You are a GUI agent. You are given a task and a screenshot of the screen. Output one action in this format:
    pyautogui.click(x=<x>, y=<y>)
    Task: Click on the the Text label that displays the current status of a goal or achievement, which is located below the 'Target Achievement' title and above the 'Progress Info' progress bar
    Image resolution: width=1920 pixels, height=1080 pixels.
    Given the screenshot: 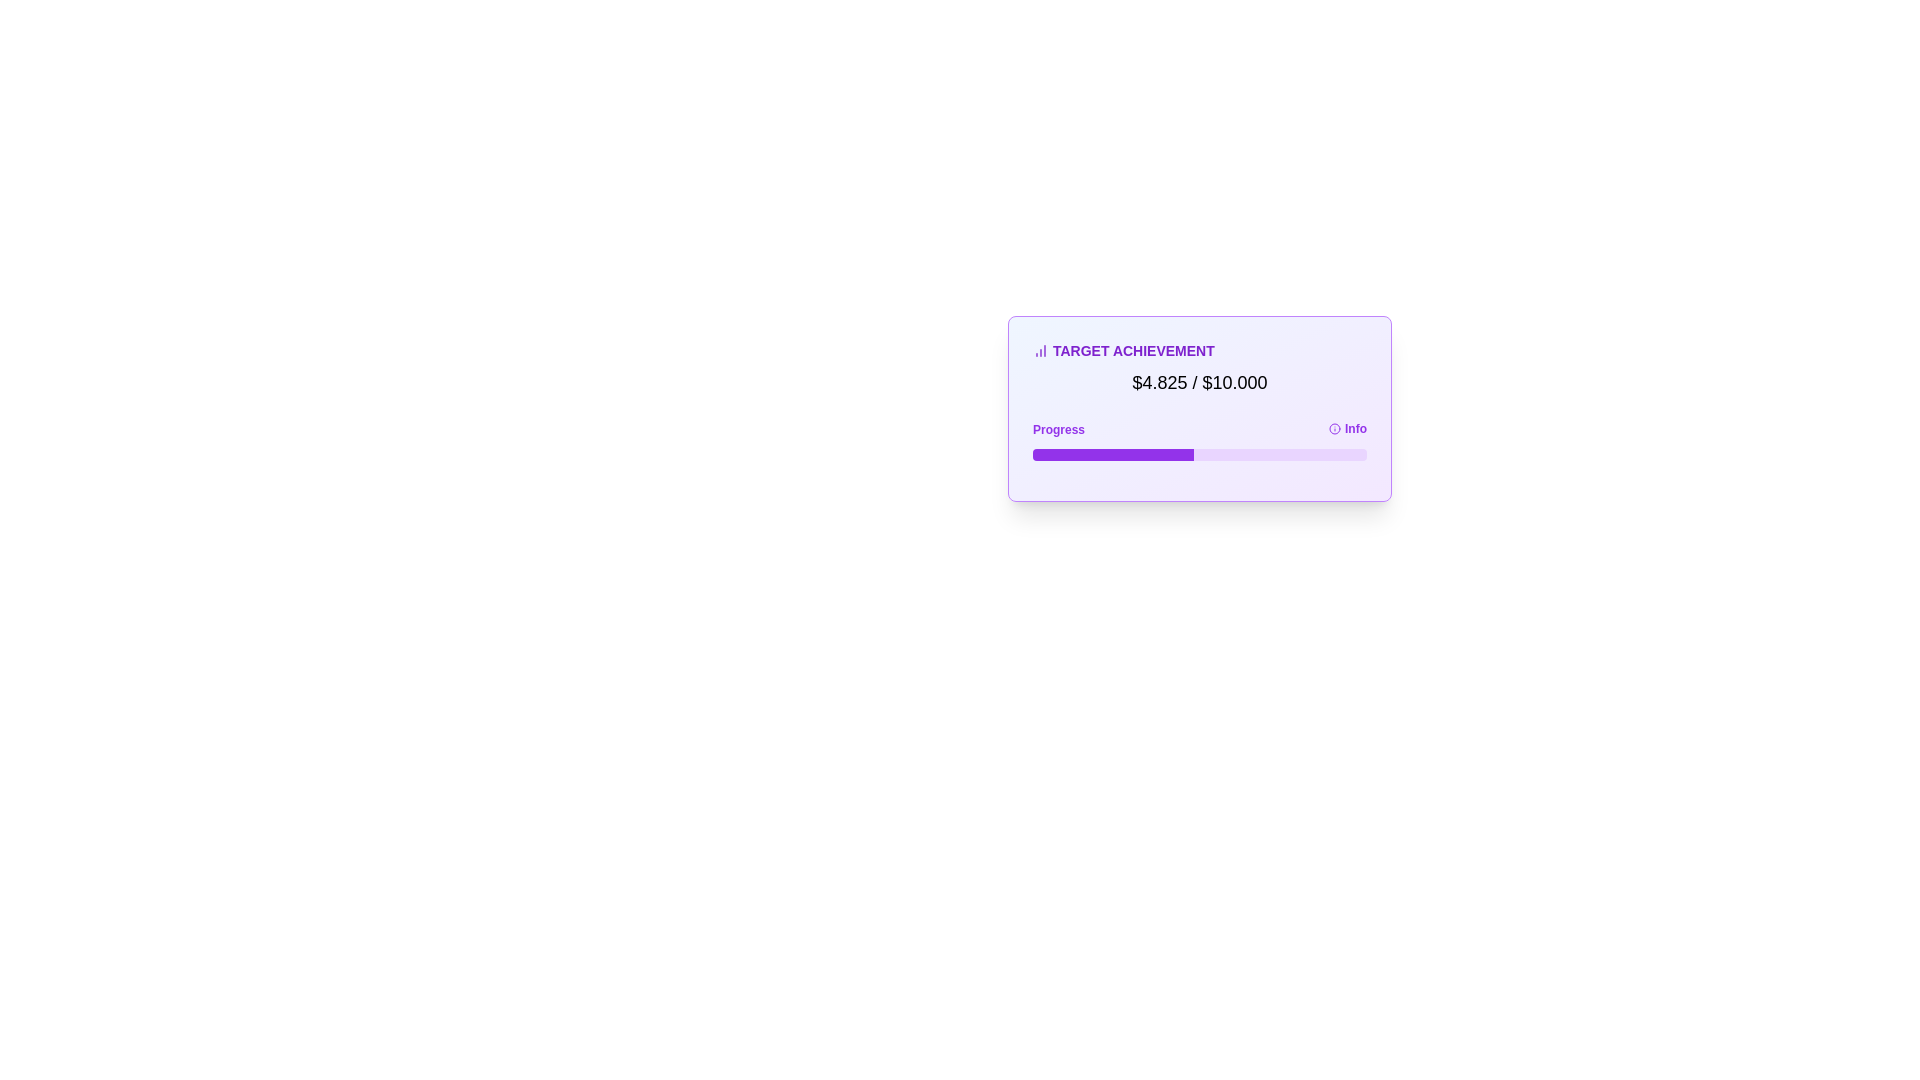 What is the action you would take?
    pyautogui.click(x=1200, y=382)
    